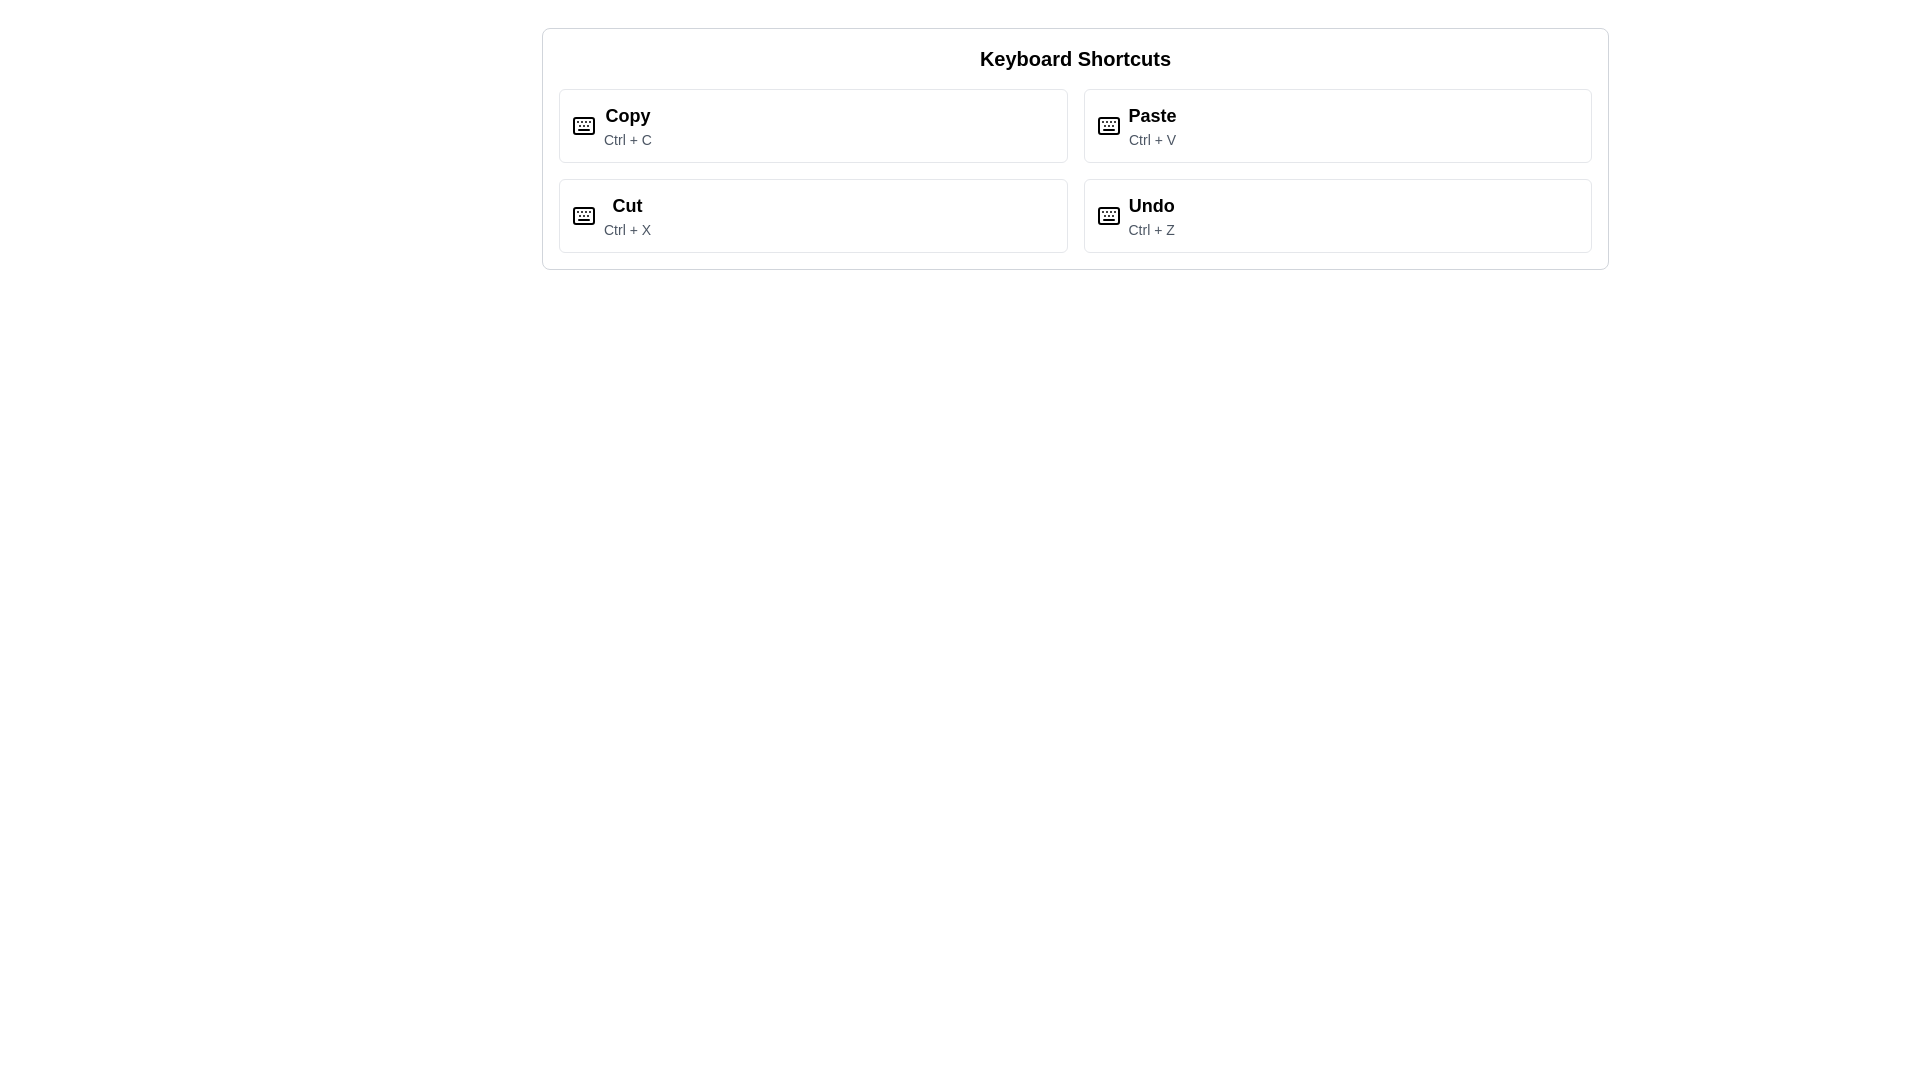  I want to click on the text label displaying 'Cut', which is styled prominently as the main label in the second box of a four-box grid layout, so click(626, 205).